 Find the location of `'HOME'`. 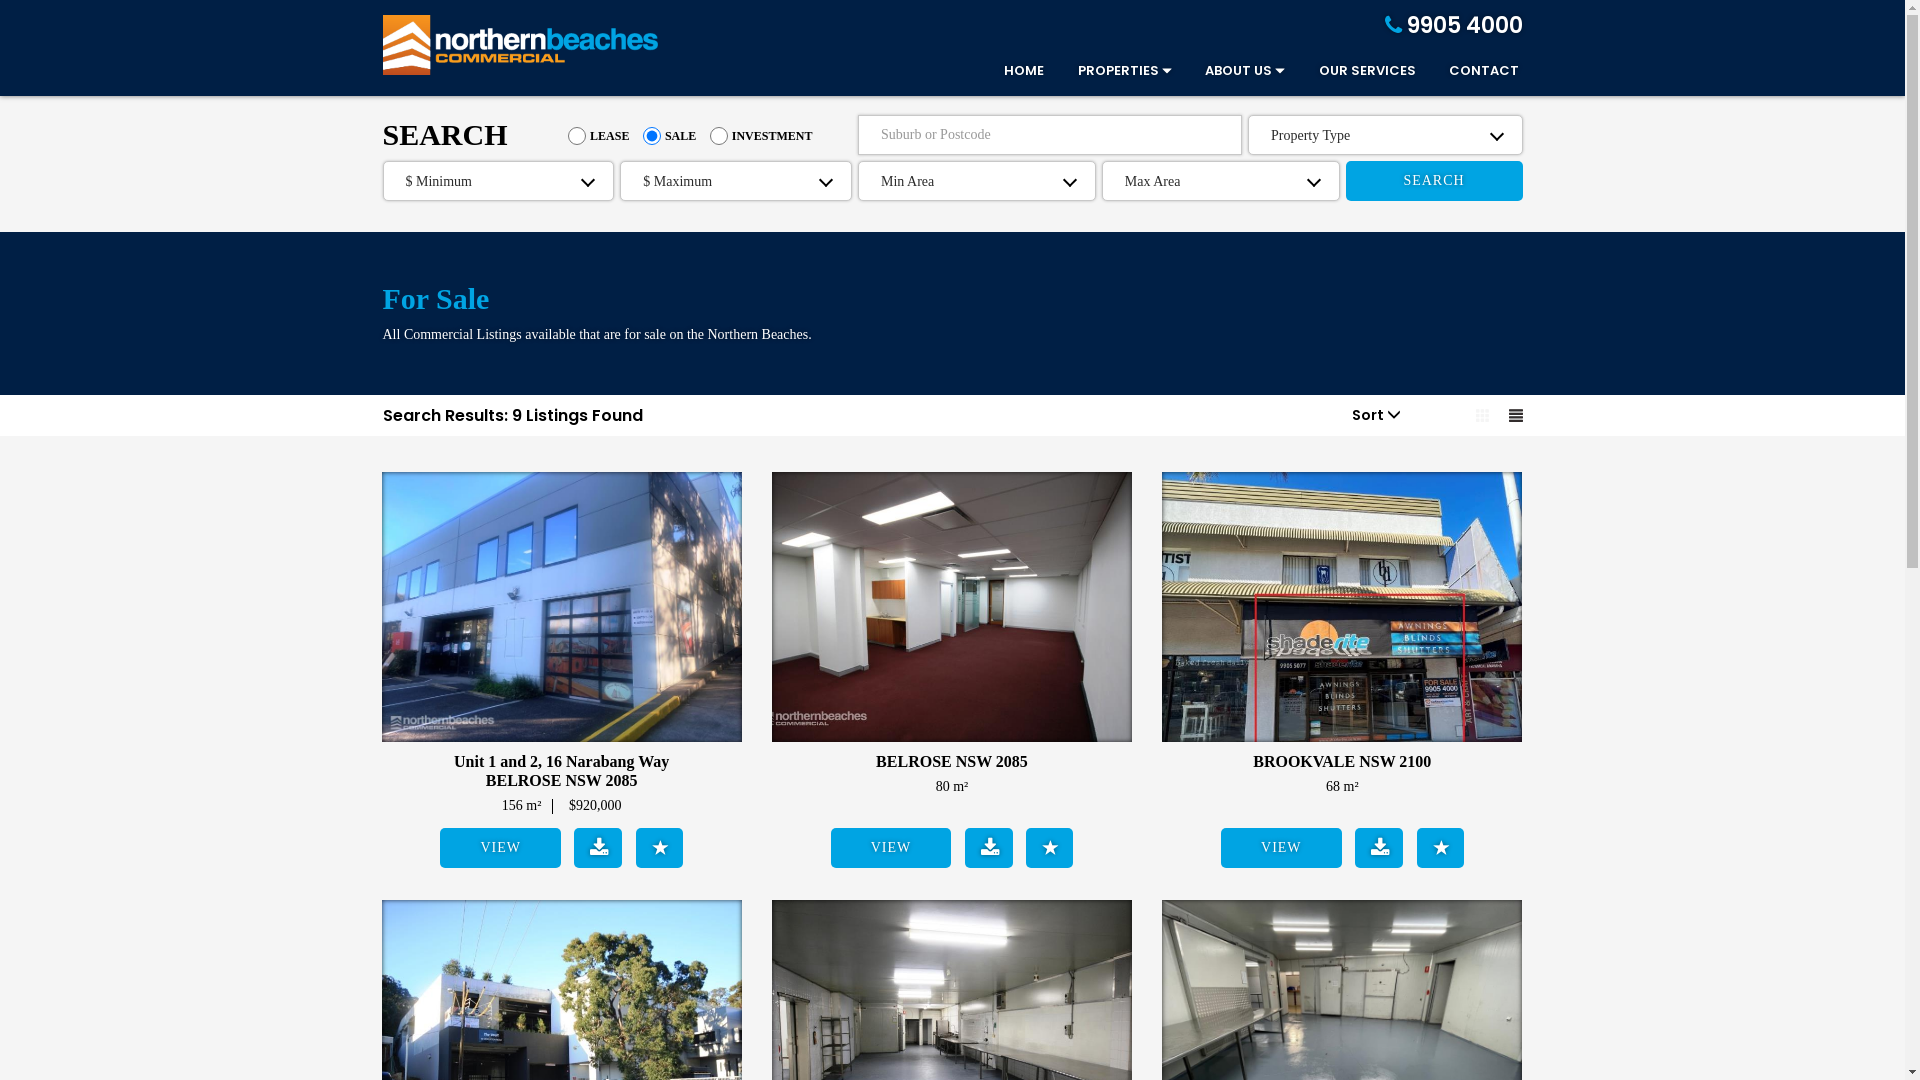

'HOME' is located at coordinates (1008, 72).